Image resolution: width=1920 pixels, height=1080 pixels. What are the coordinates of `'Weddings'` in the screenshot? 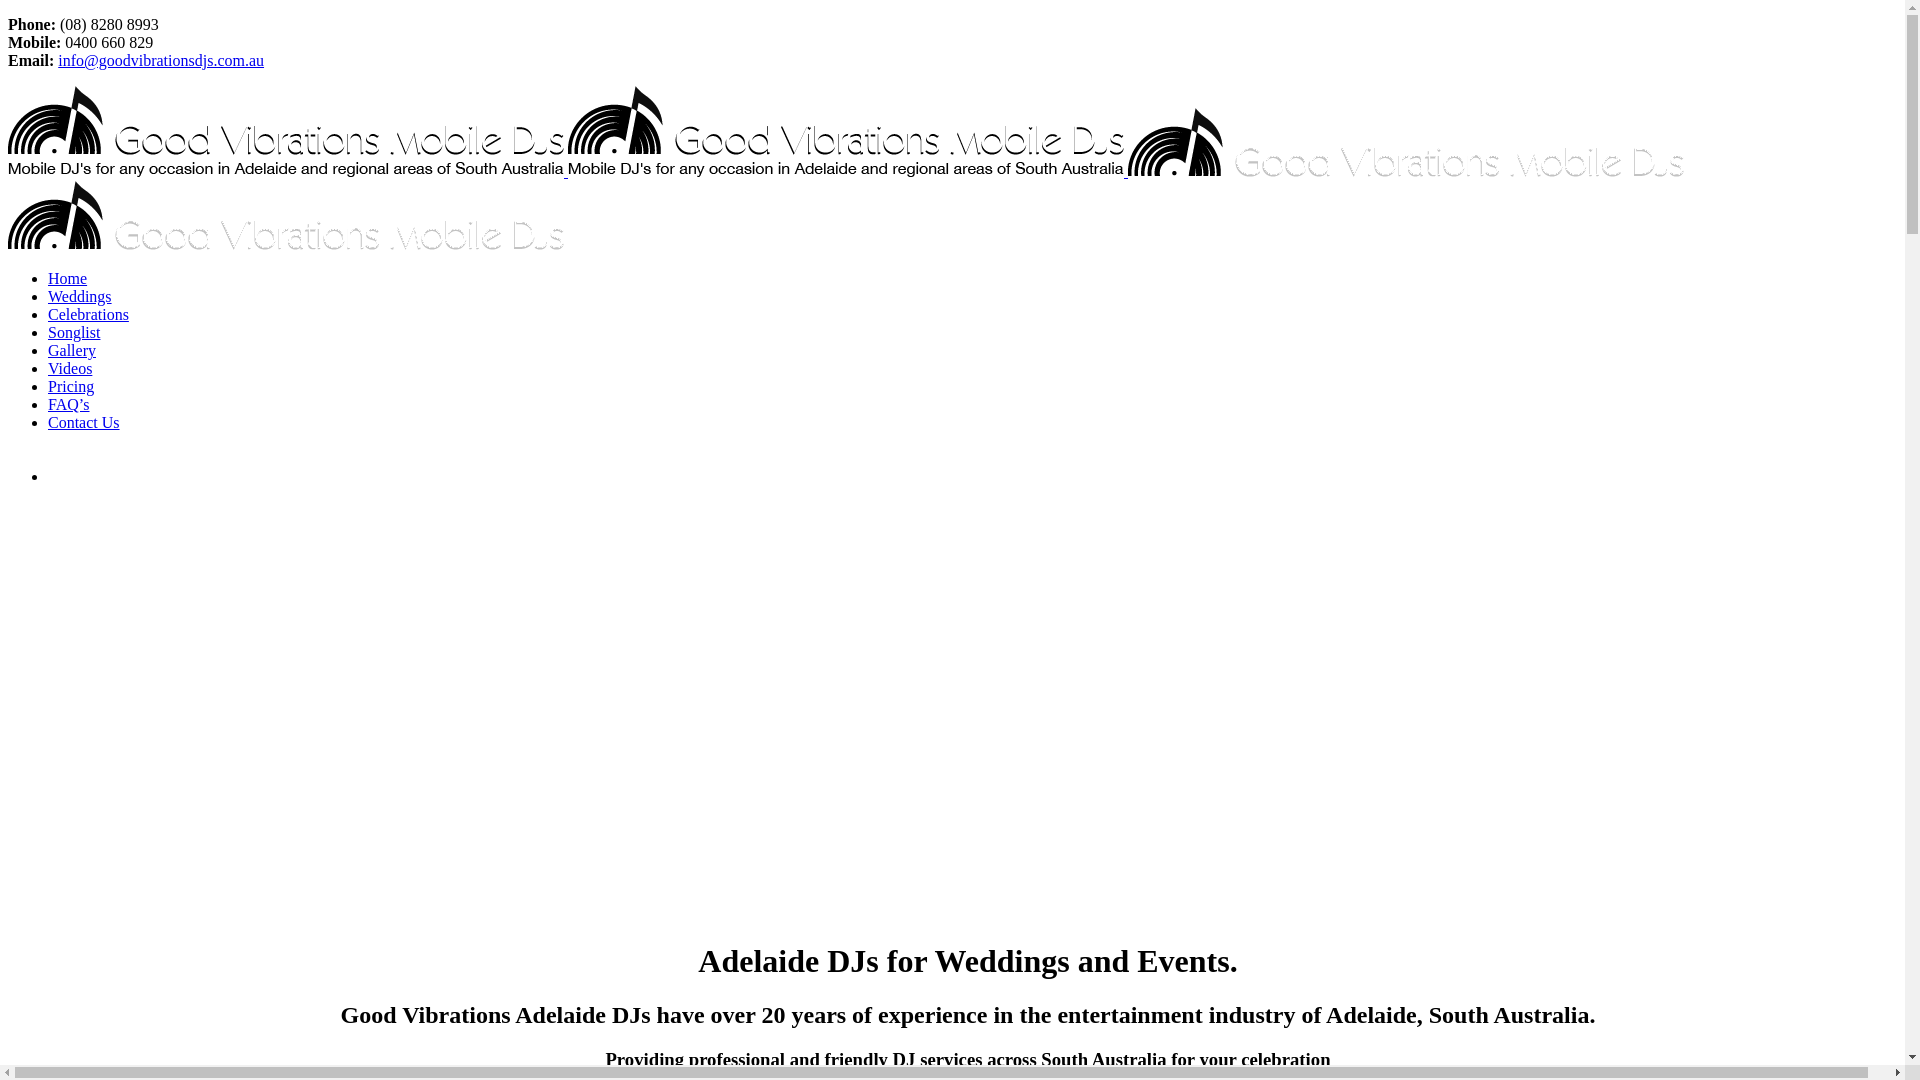 It's located at (48, 296).